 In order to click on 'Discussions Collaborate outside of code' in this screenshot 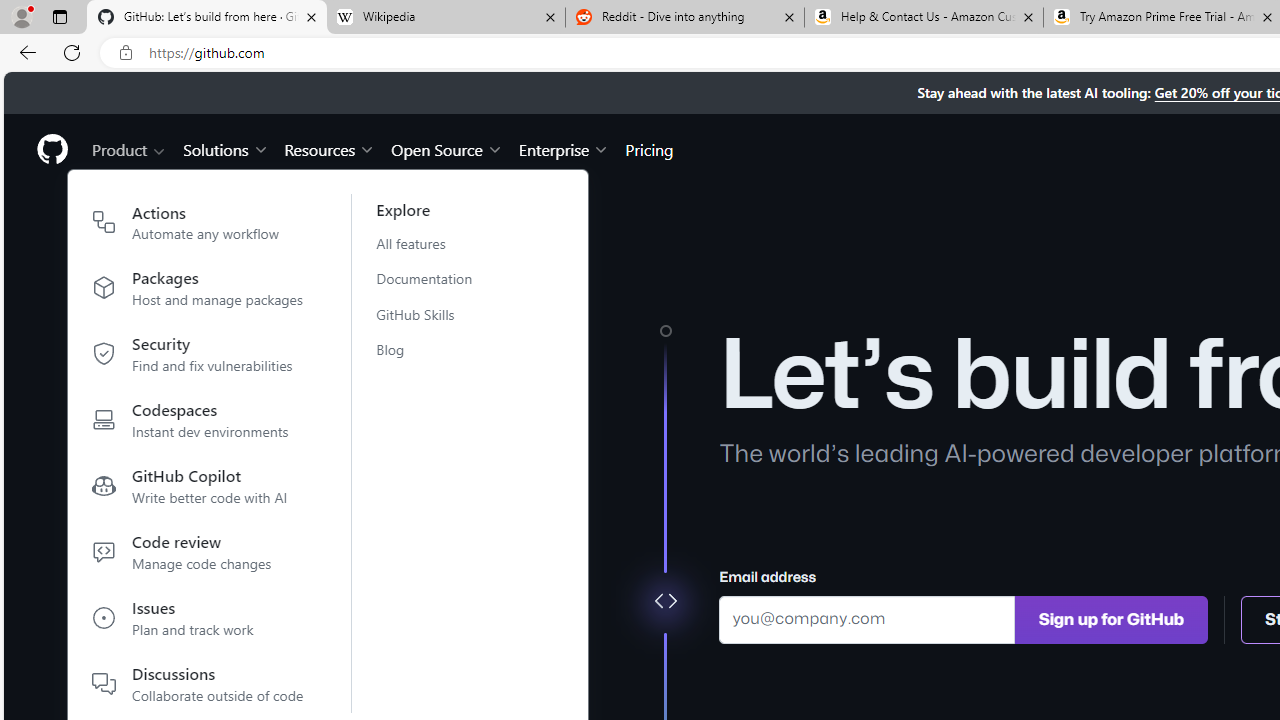, I will do `click(198, 683)`.